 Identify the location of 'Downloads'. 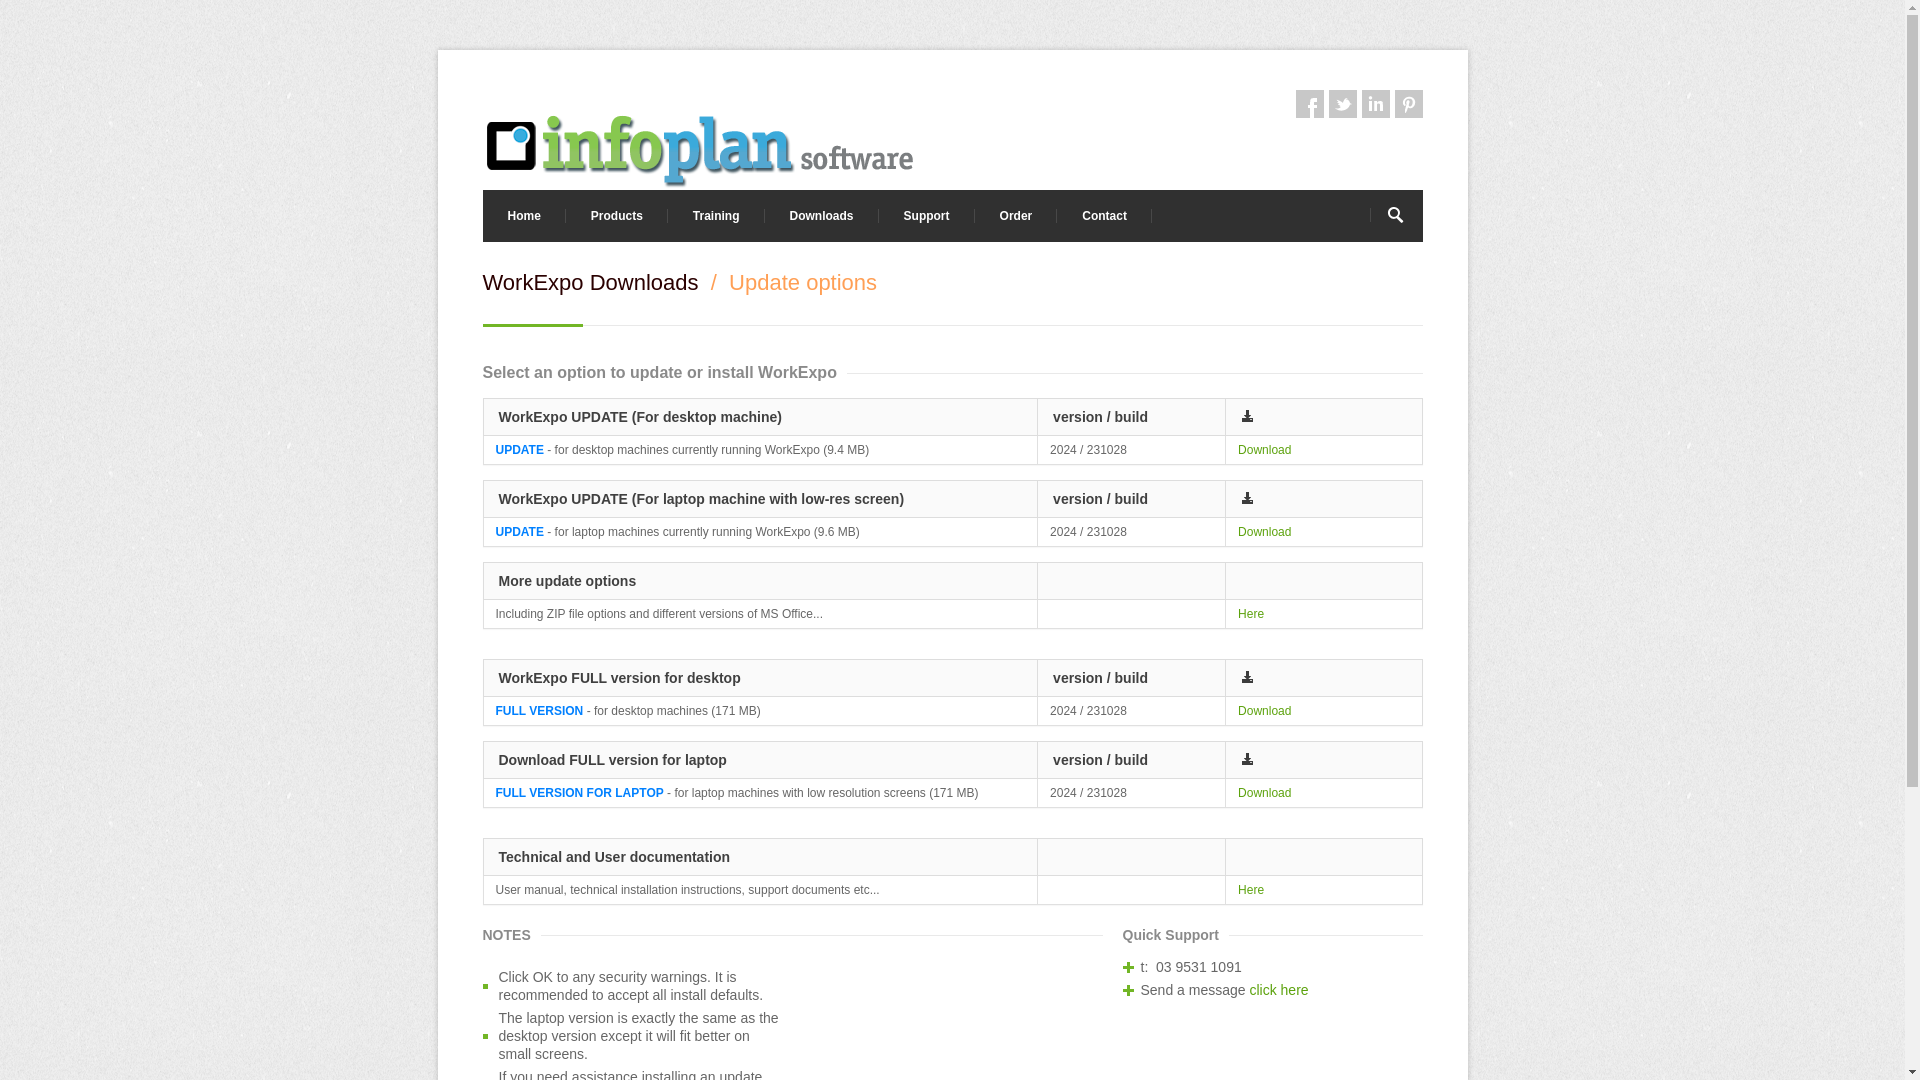
(821, 216).